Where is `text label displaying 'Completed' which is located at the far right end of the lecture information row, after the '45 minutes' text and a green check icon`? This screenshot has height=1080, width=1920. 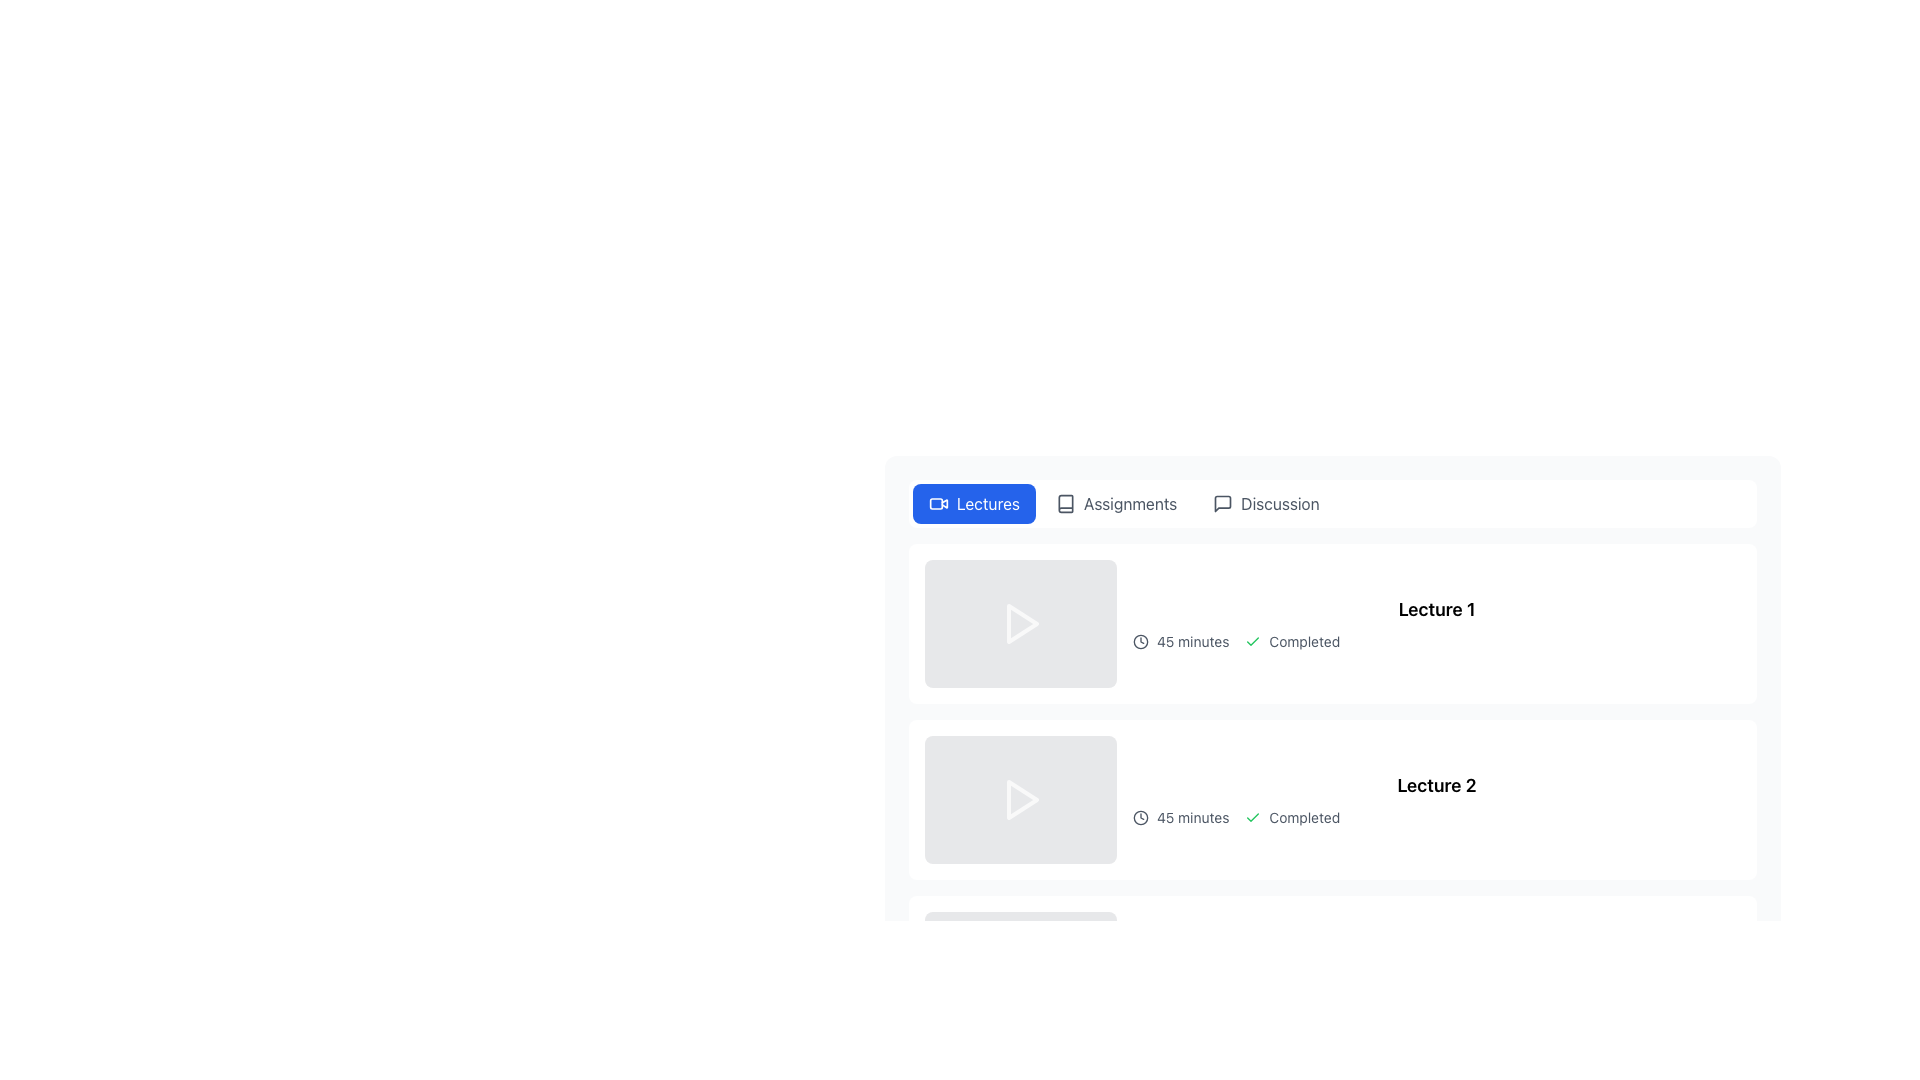 text label displaying 'Completed' which is located at the far right end of the lecture information row, after the '45 minutes' text and a green check icon is located at coordinates (1304, 641).